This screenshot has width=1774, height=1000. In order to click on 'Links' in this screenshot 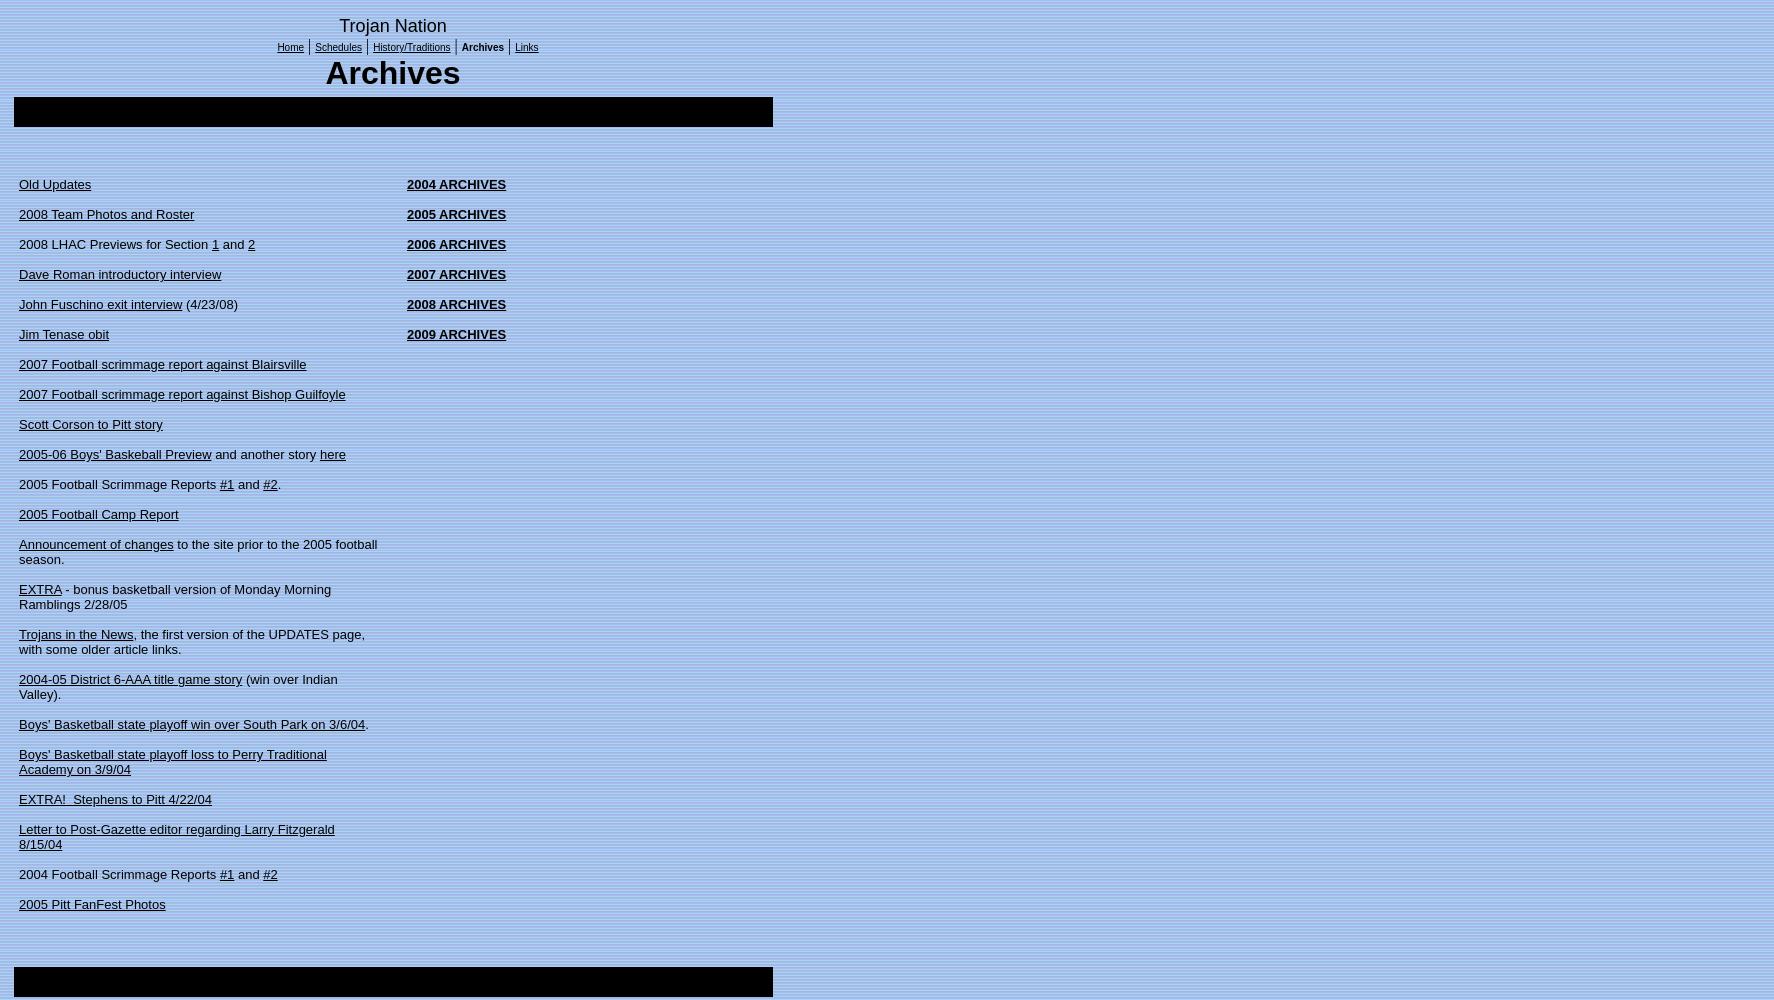, I will do `click(514, 47)`.